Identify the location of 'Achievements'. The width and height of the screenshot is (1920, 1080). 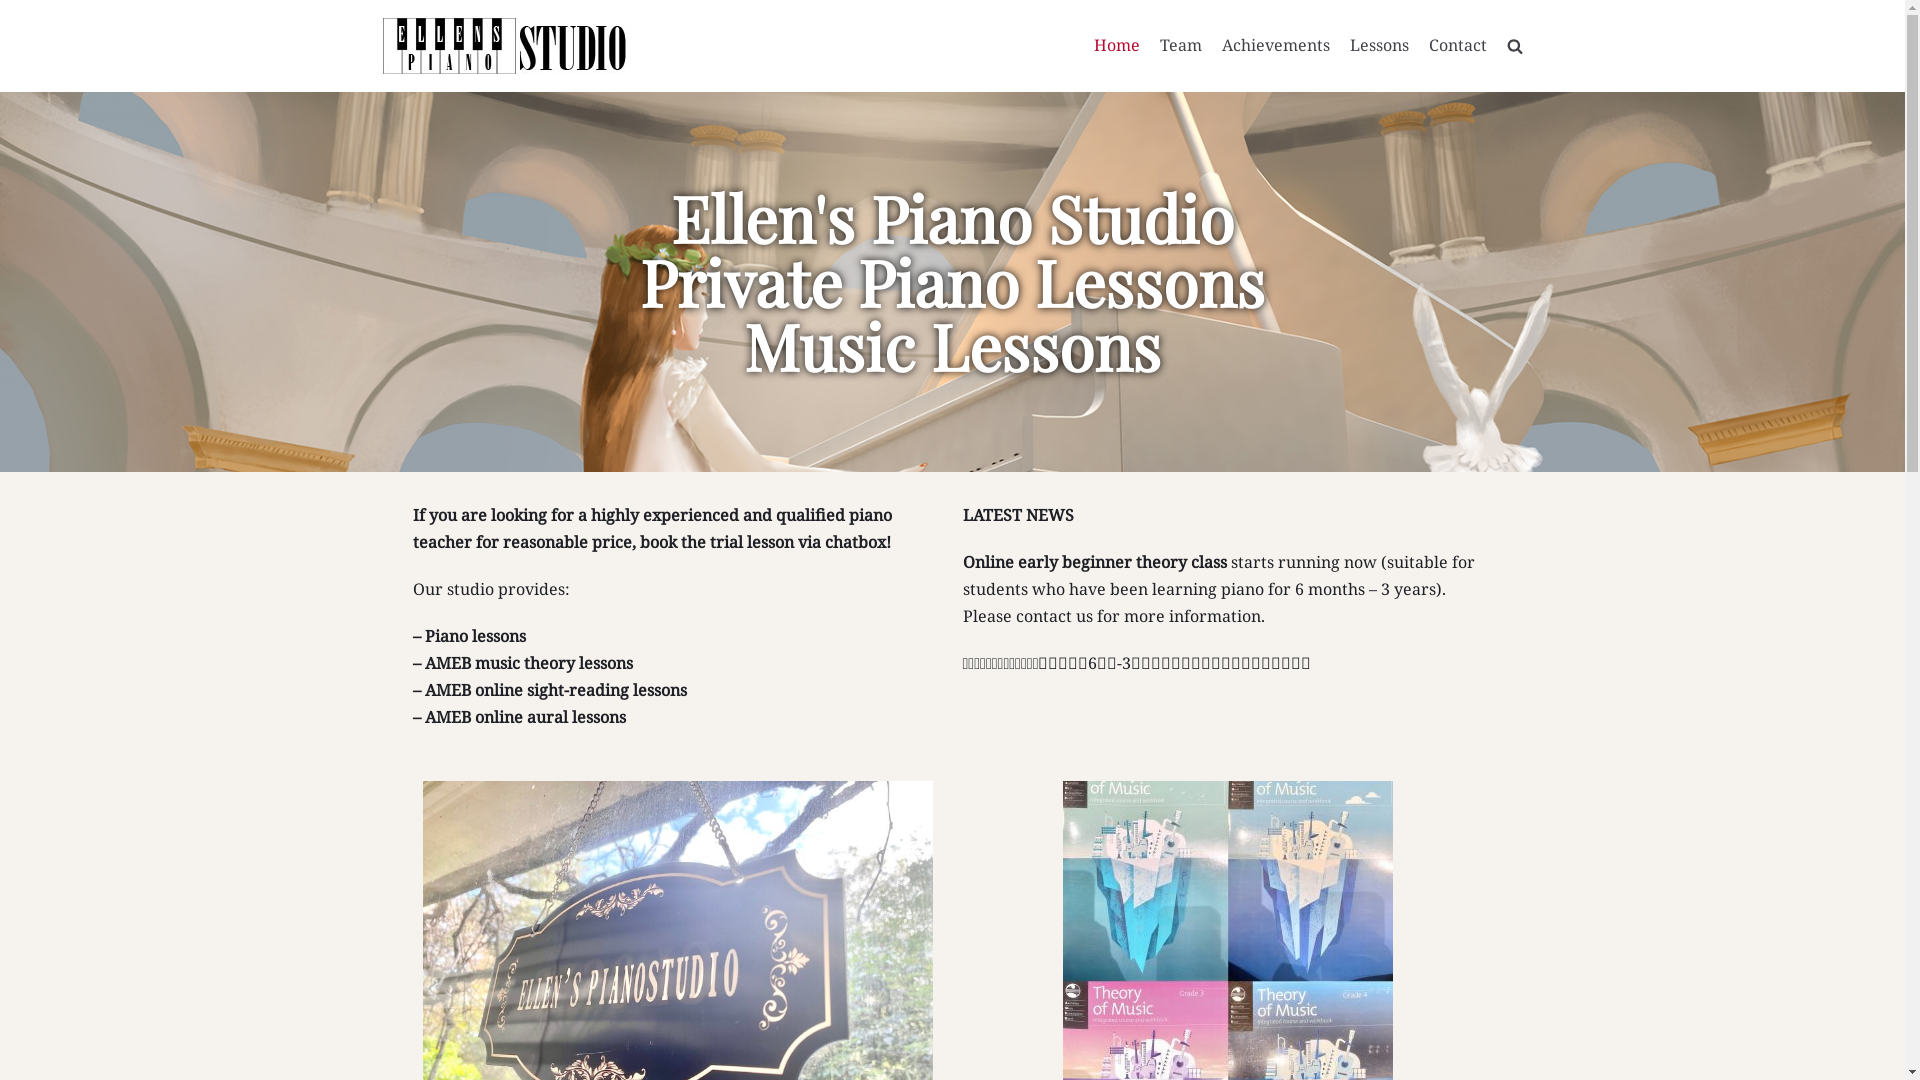
(1221, 45).